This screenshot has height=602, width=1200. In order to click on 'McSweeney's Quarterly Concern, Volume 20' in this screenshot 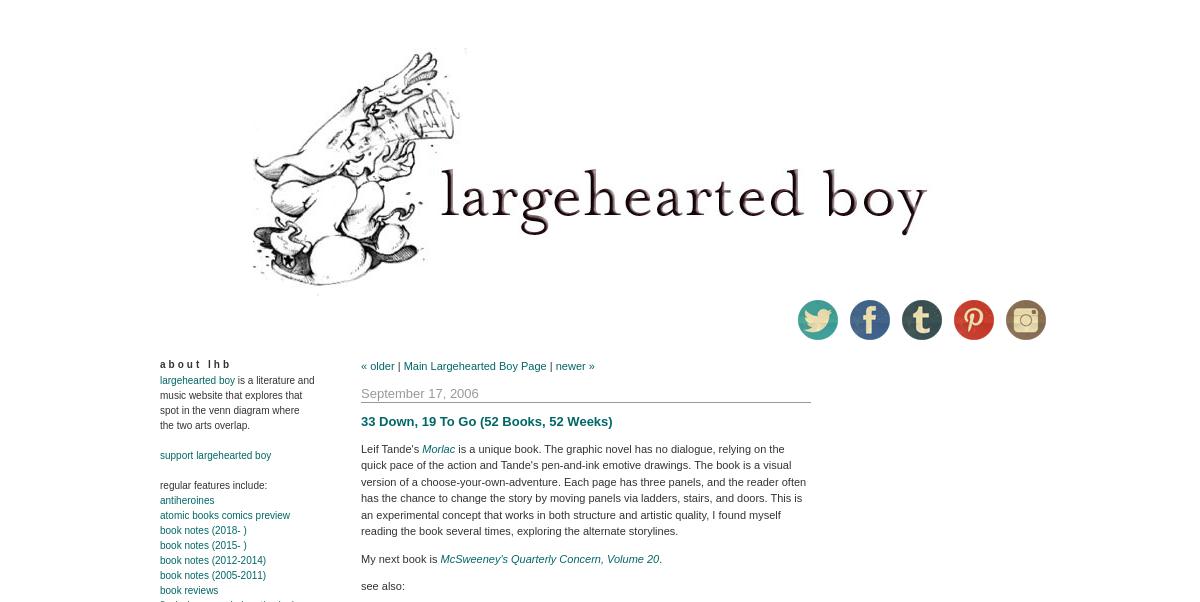, I will do `click(548, 556)`.